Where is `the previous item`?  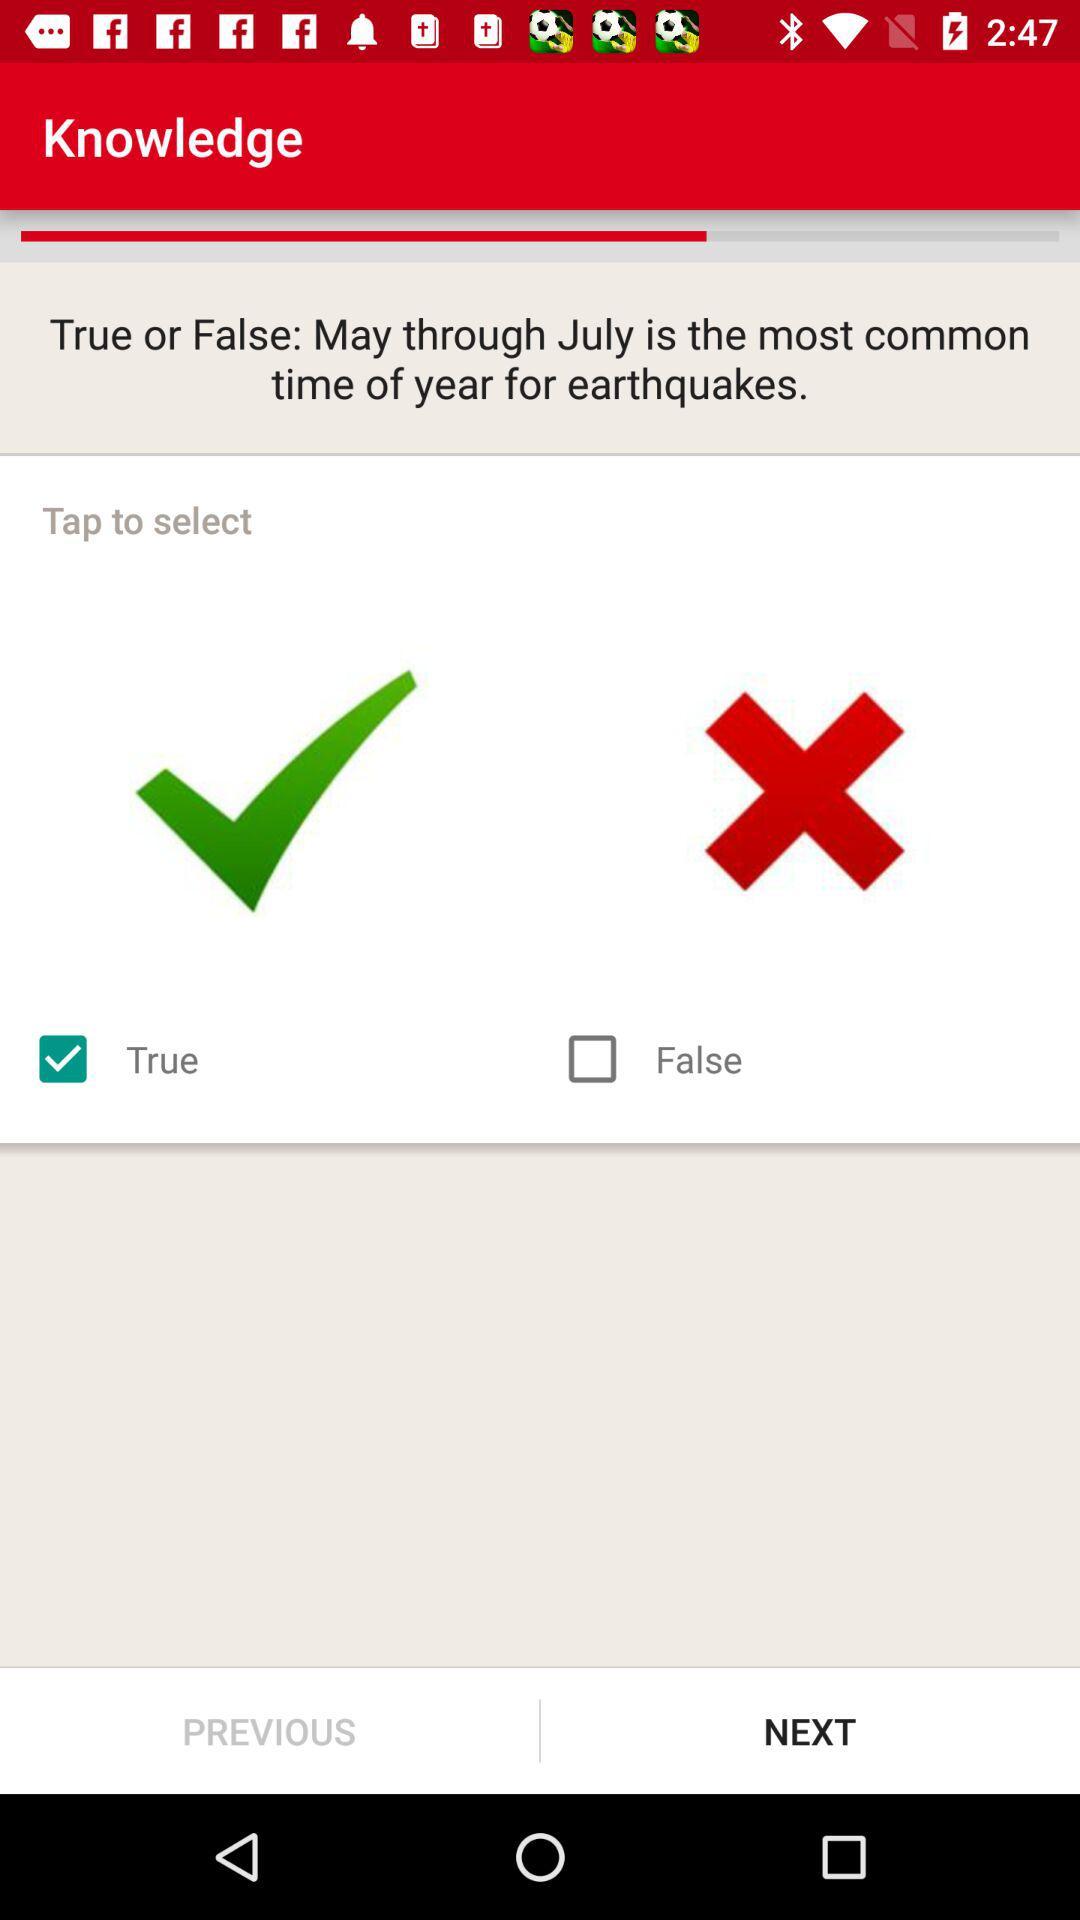
the previous item is located at coordinates (268, 1730).